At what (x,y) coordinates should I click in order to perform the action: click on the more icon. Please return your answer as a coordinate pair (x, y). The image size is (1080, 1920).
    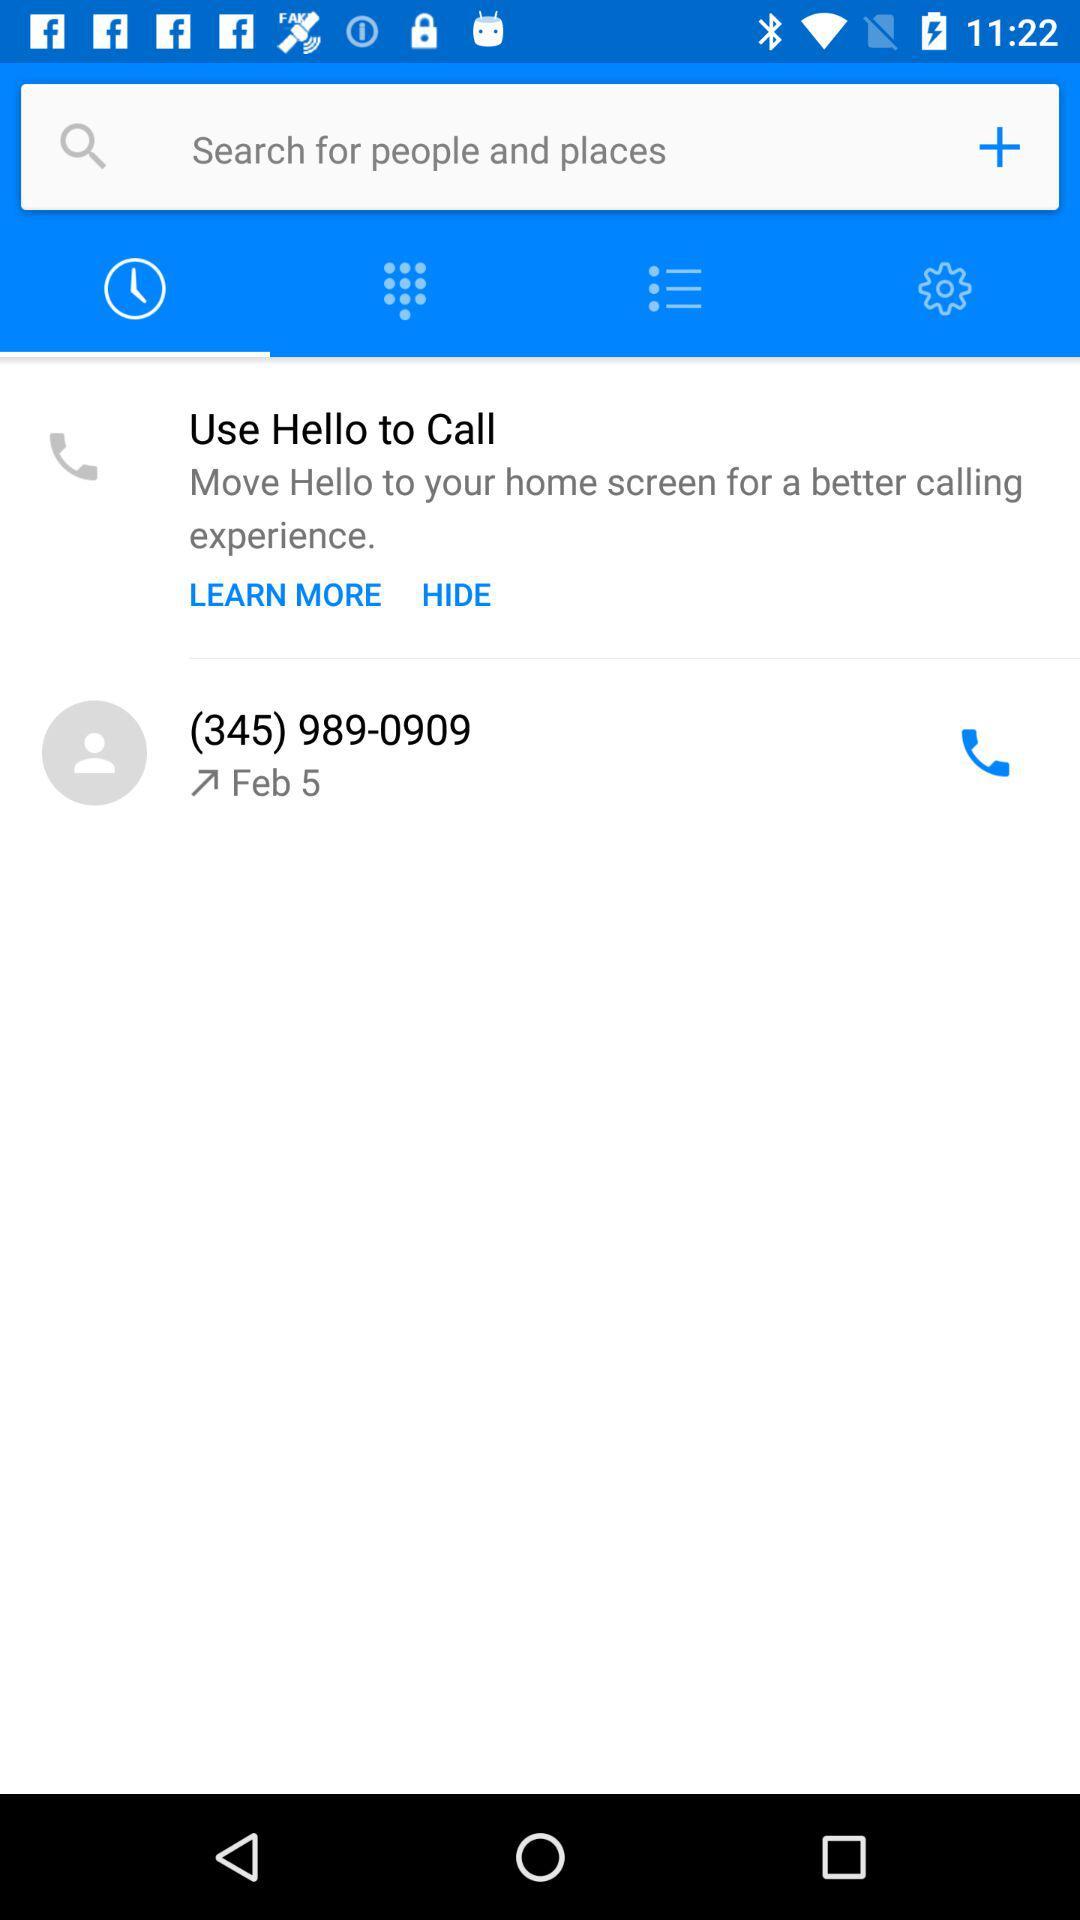
    Looking at the image, I should click on (405, 288).